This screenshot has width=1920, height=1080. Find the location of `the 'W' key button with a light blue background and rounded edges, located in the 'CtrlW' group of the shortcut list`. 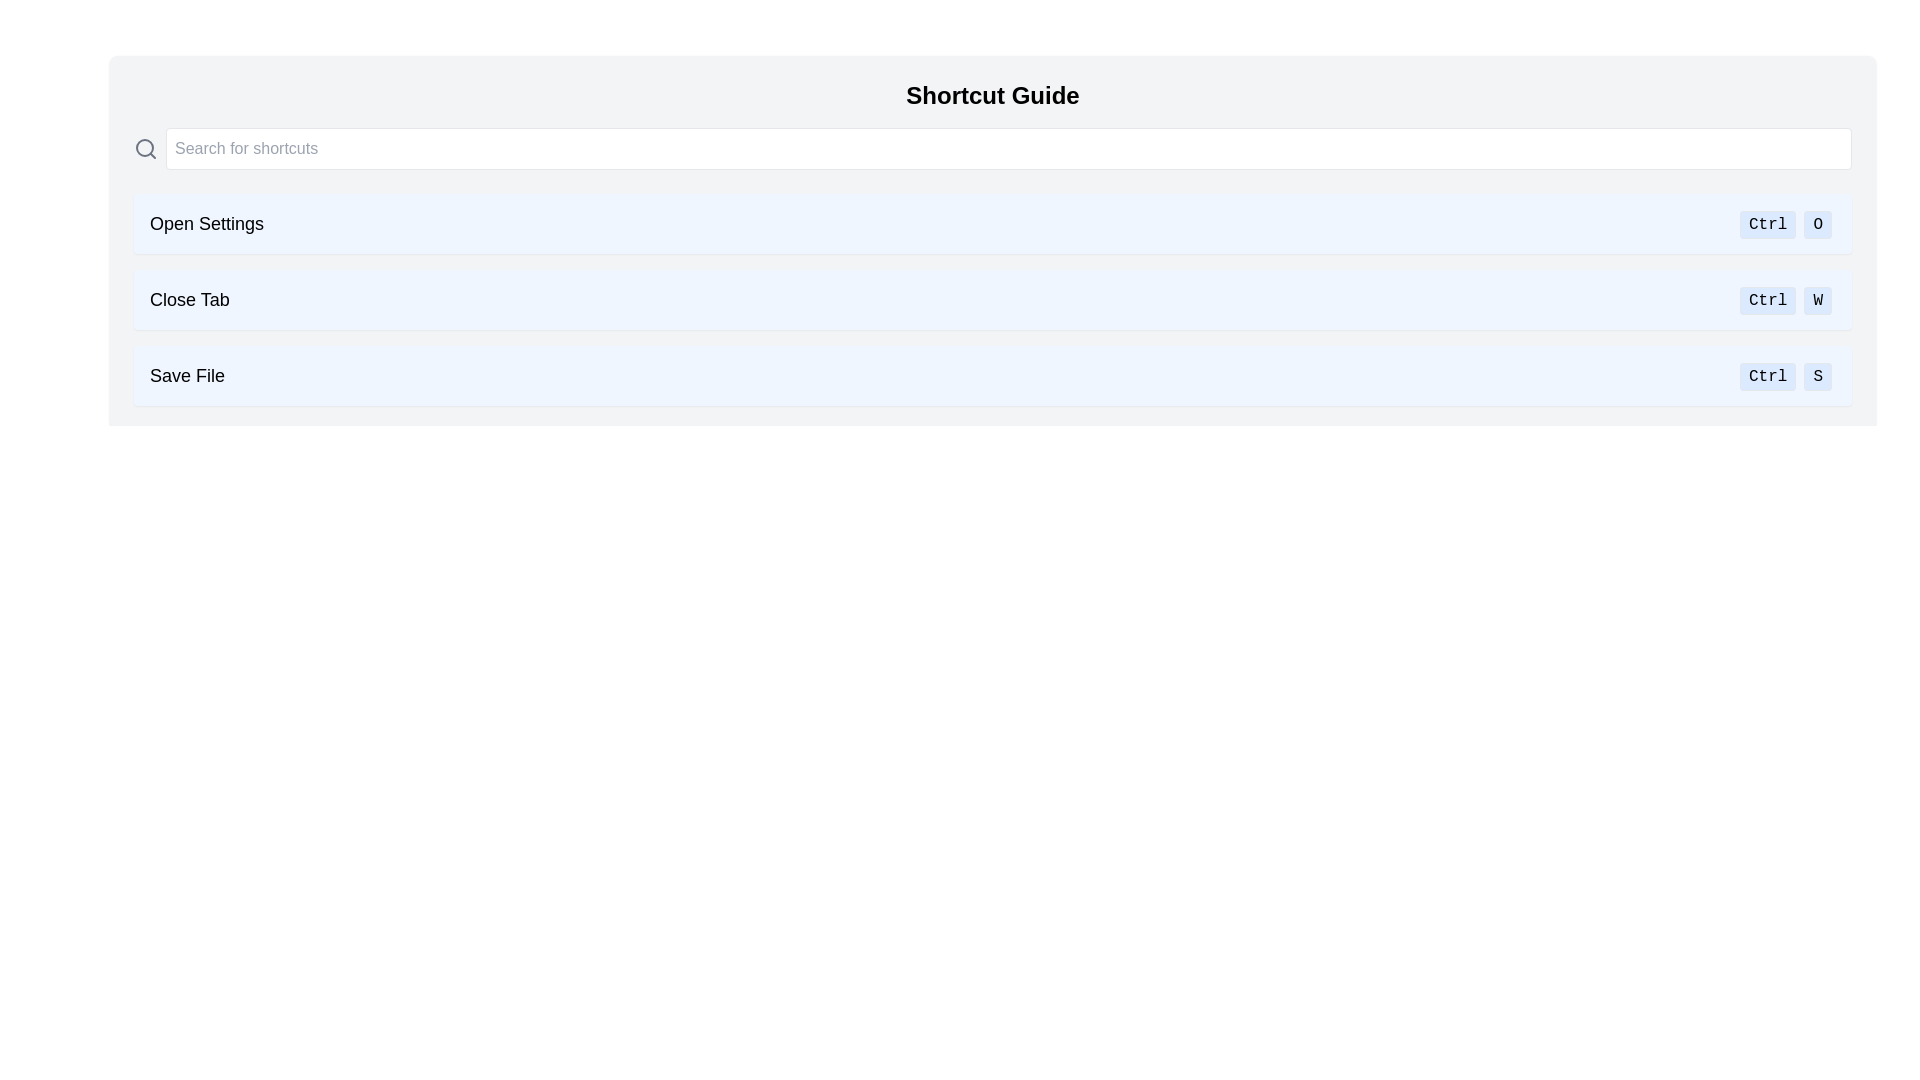

the 'W' key button with a light blue background and rounded edges, located in the 'CtrlW' group of the shortcut list is located at coordinates (1818, 300).